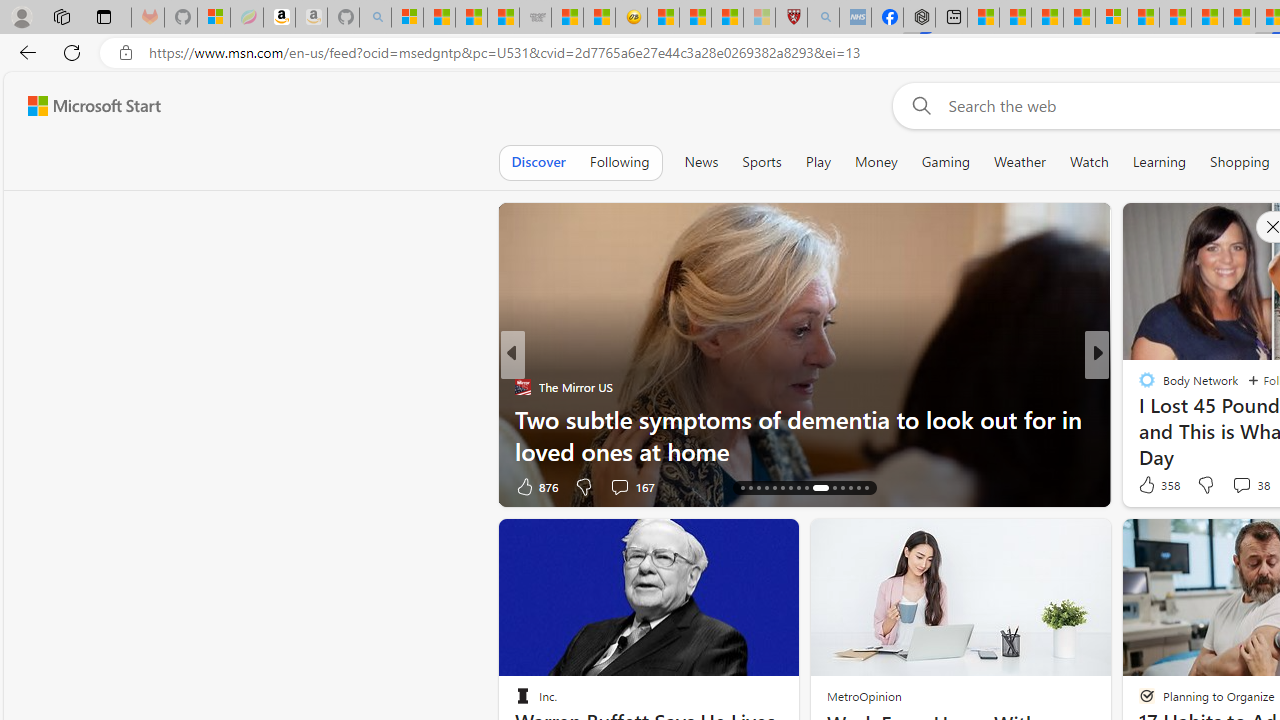 The width and height of the screenshot is (1280, 720). I want to click on 'Learning', so click(1159, 161).